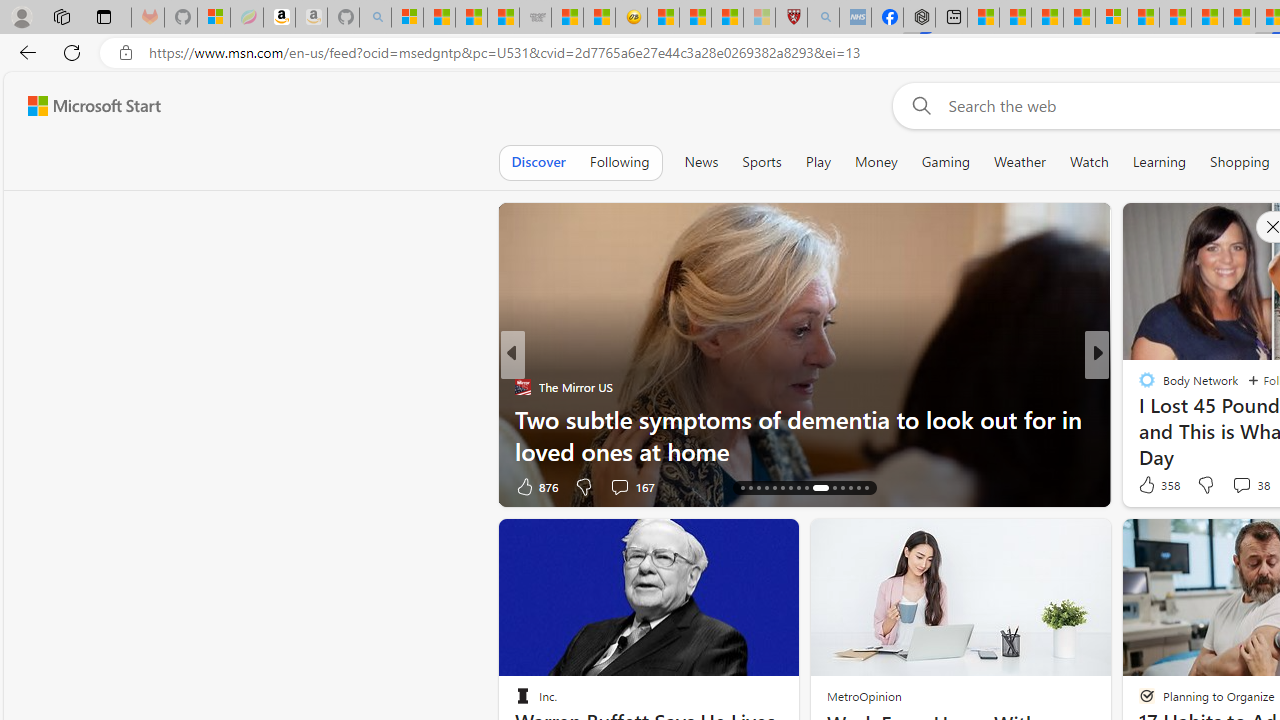 The width and height of the screenshot is (1280, 720). I want to click on 'Learning', so click(1159, 161).